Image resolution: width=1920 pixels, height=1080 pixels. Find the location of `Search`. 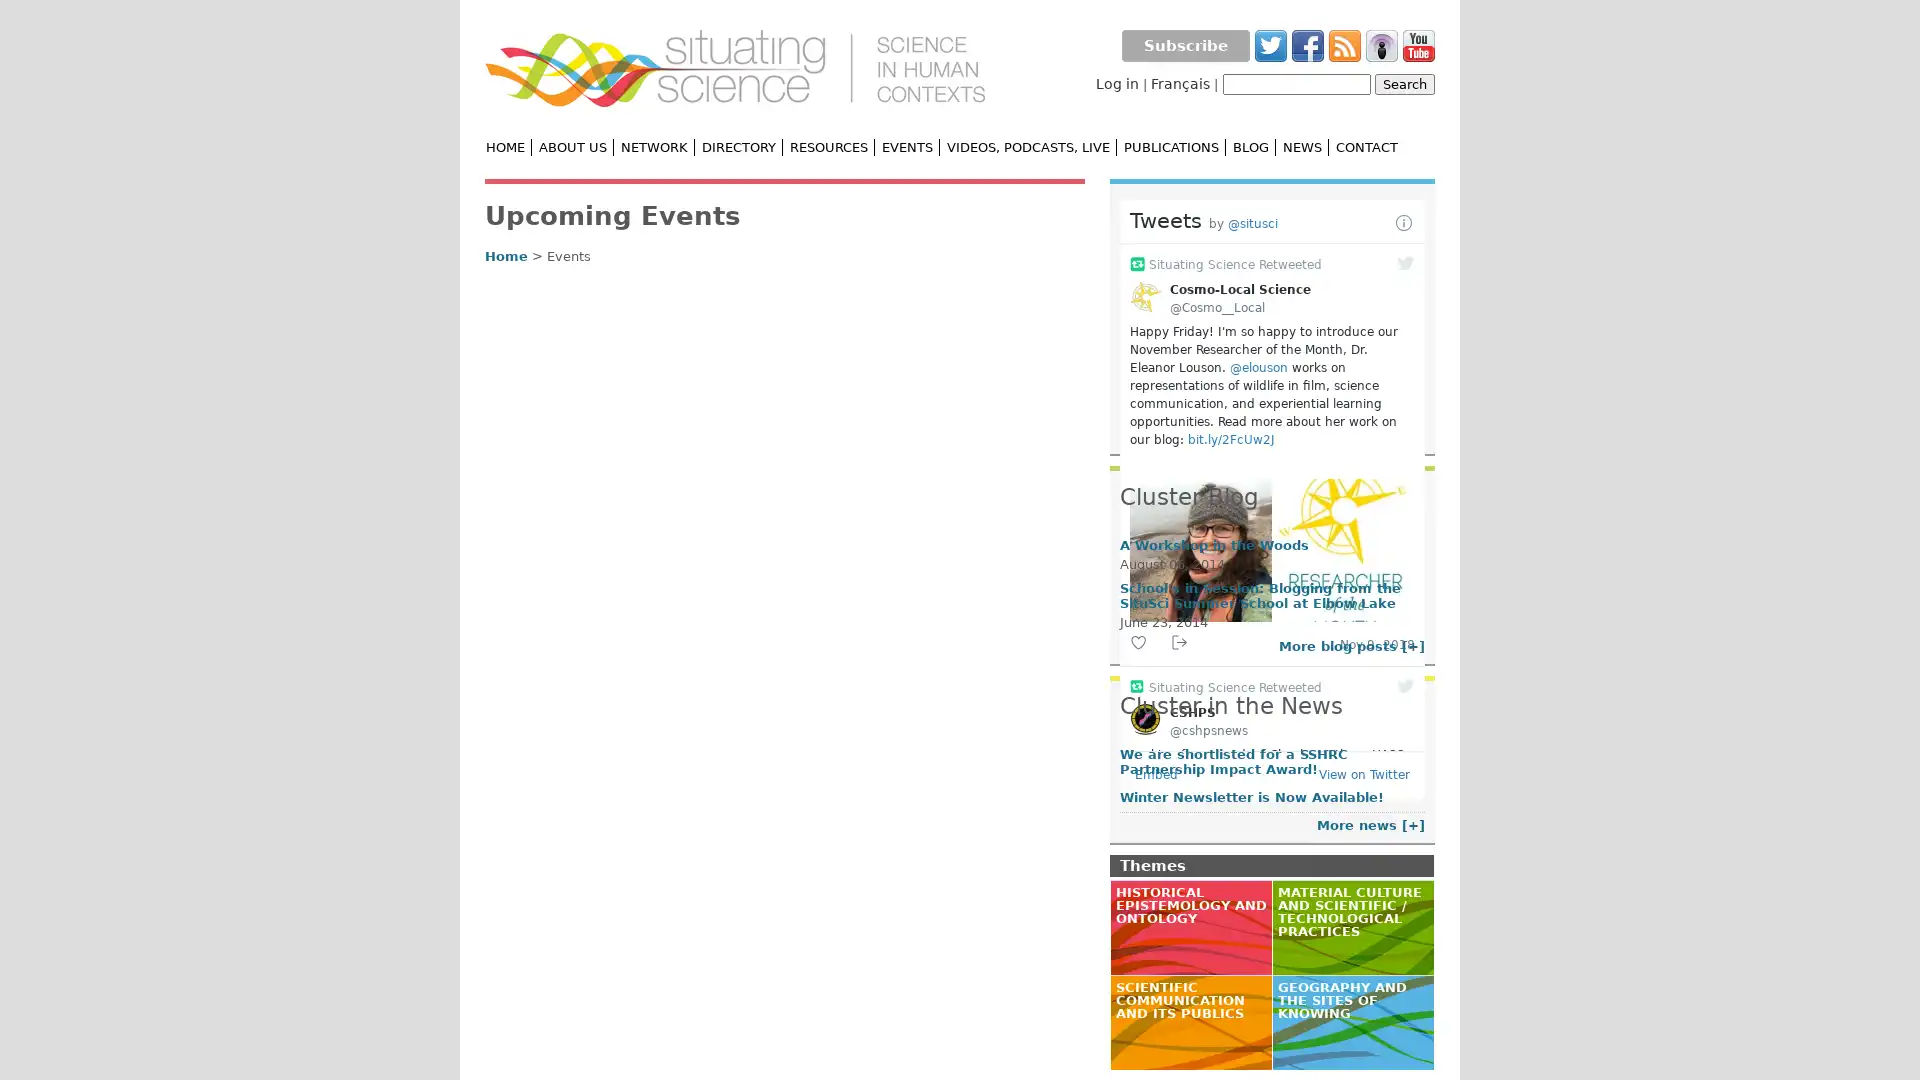

Search is located at coordinates (1404, 83).